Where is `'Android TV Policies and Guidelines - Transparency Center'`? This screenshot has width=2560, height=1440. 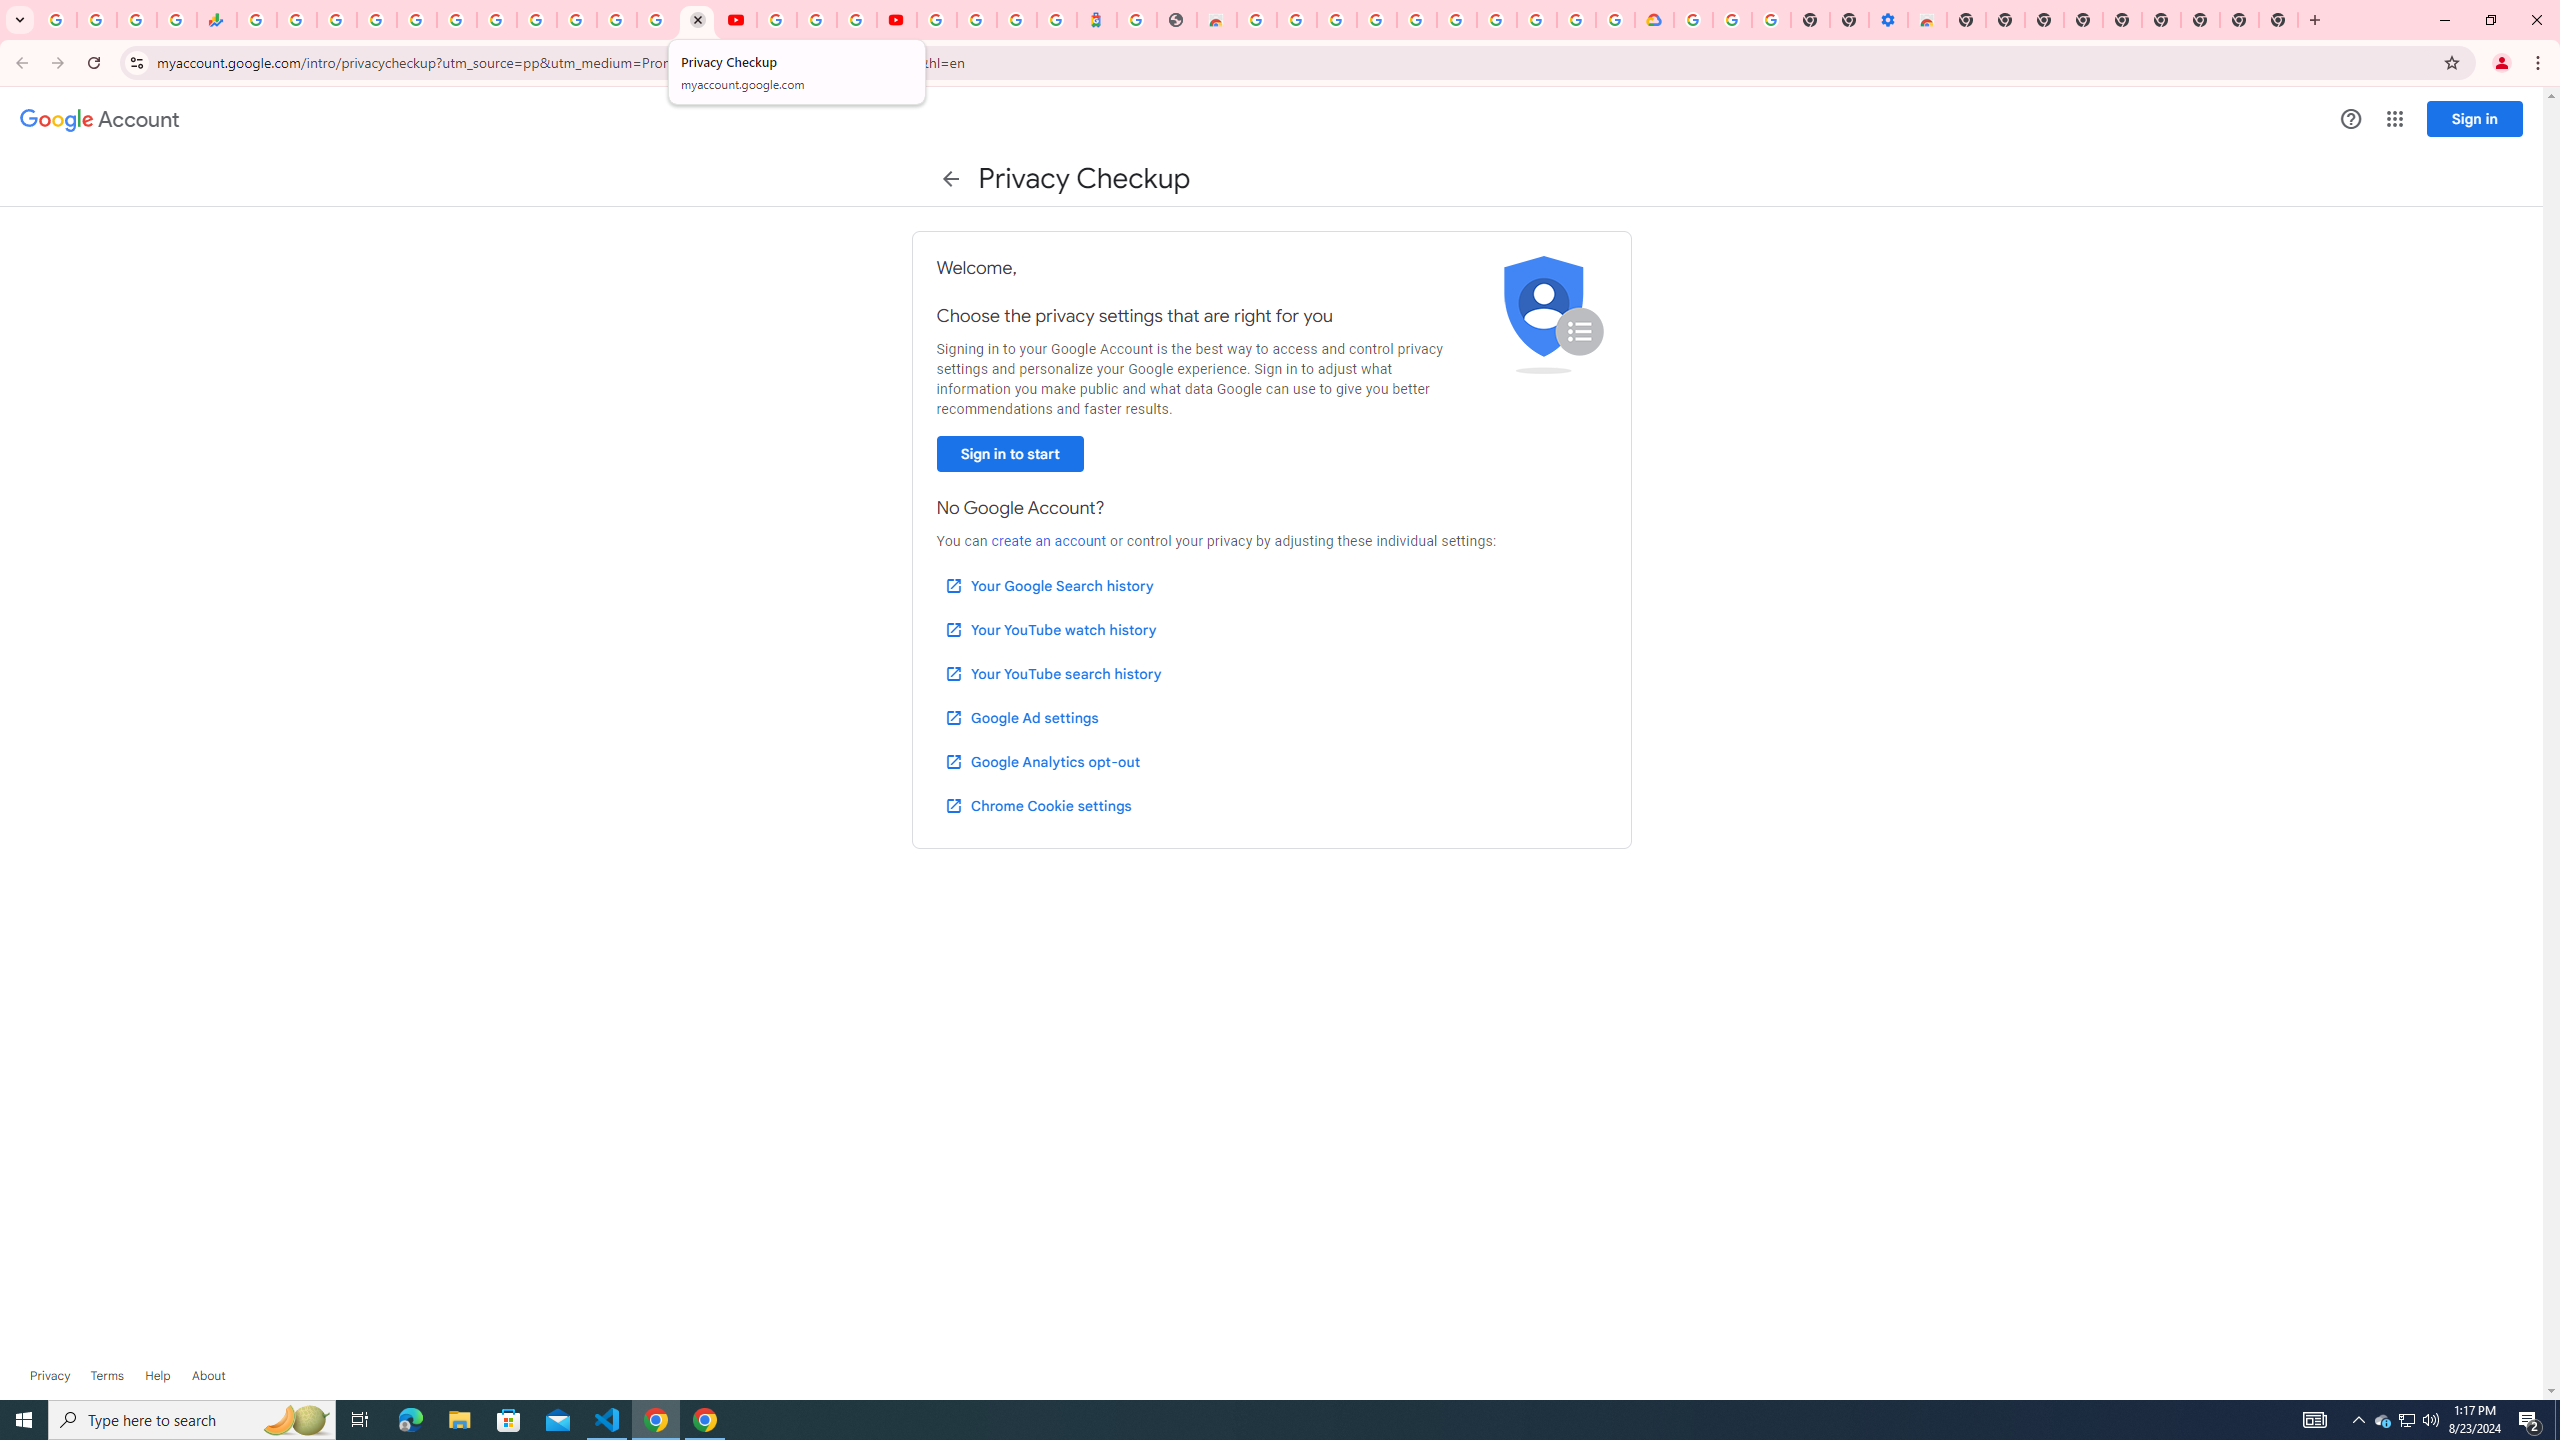
'Android TV Policies and Guidelines - Transparency Center' is located at coordinates (496, 19).